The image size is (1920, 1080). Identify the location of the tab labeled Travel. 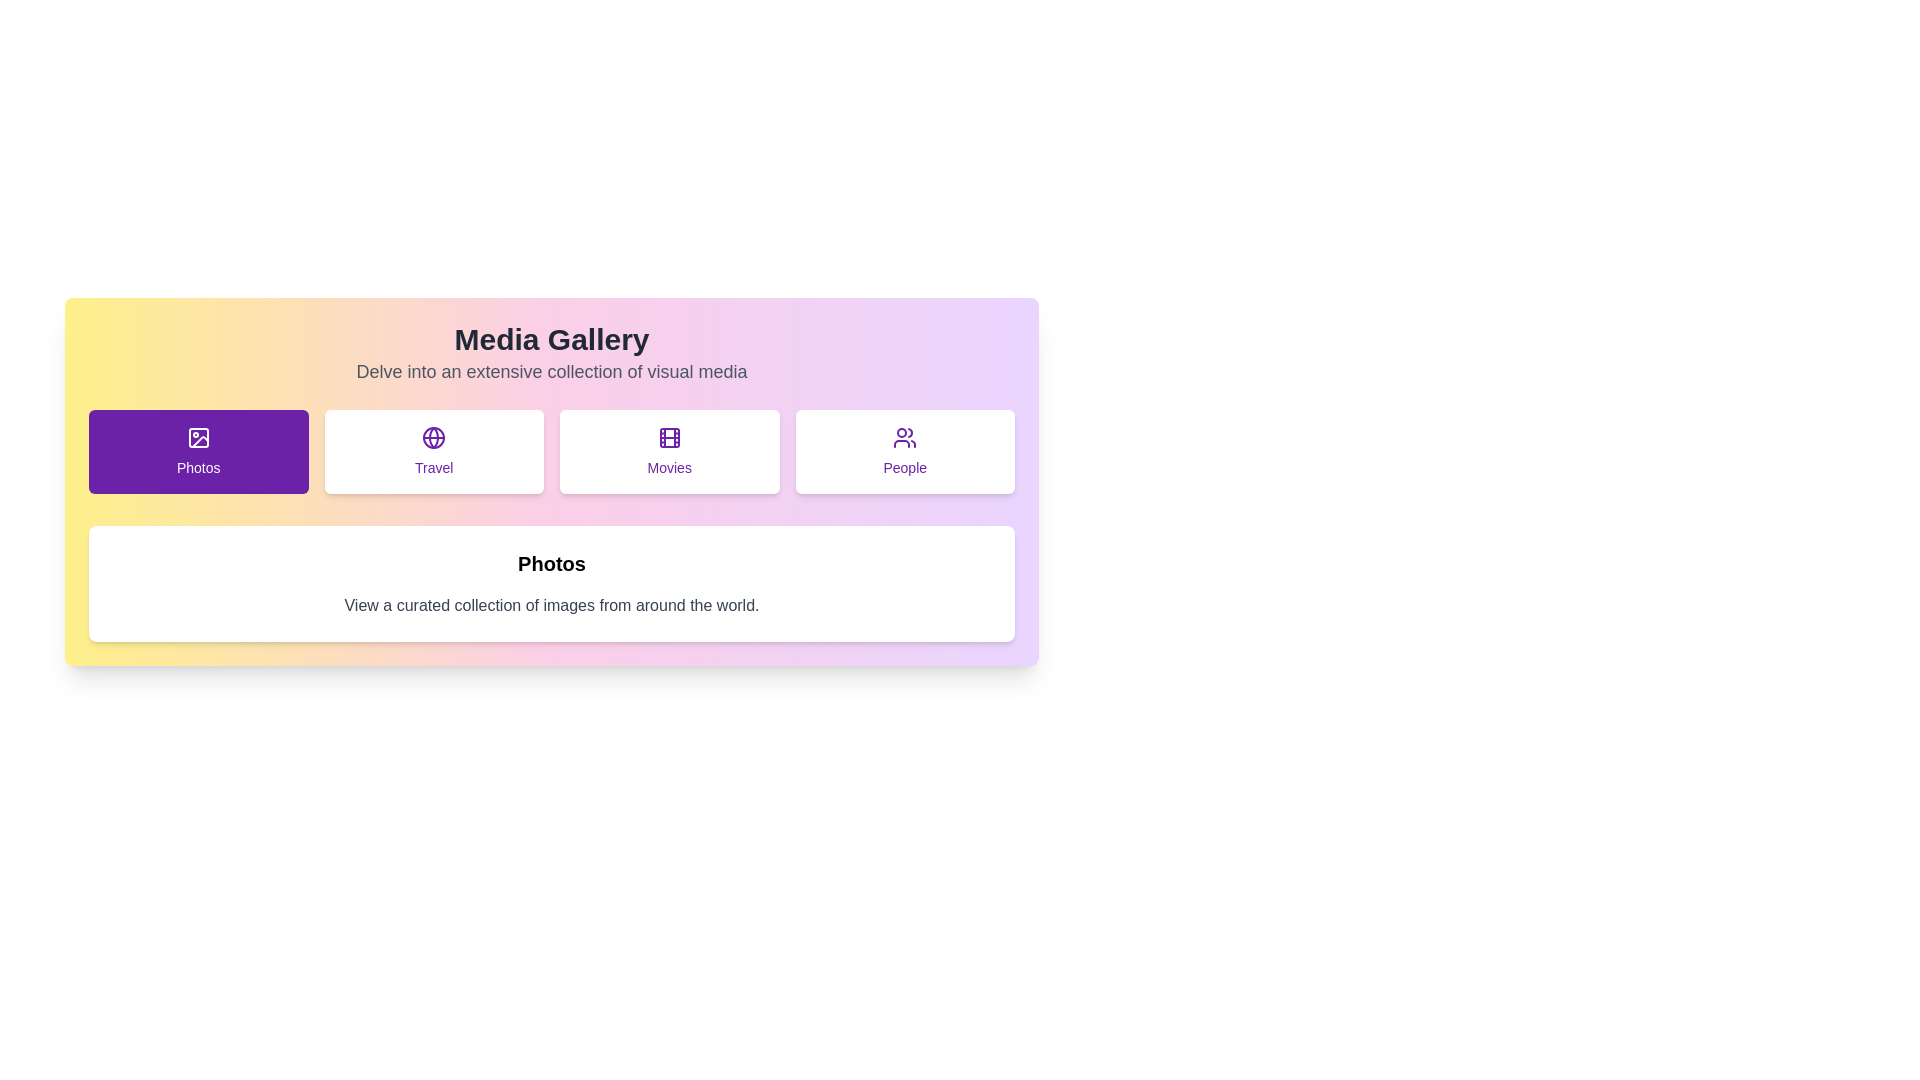
(433, 451).